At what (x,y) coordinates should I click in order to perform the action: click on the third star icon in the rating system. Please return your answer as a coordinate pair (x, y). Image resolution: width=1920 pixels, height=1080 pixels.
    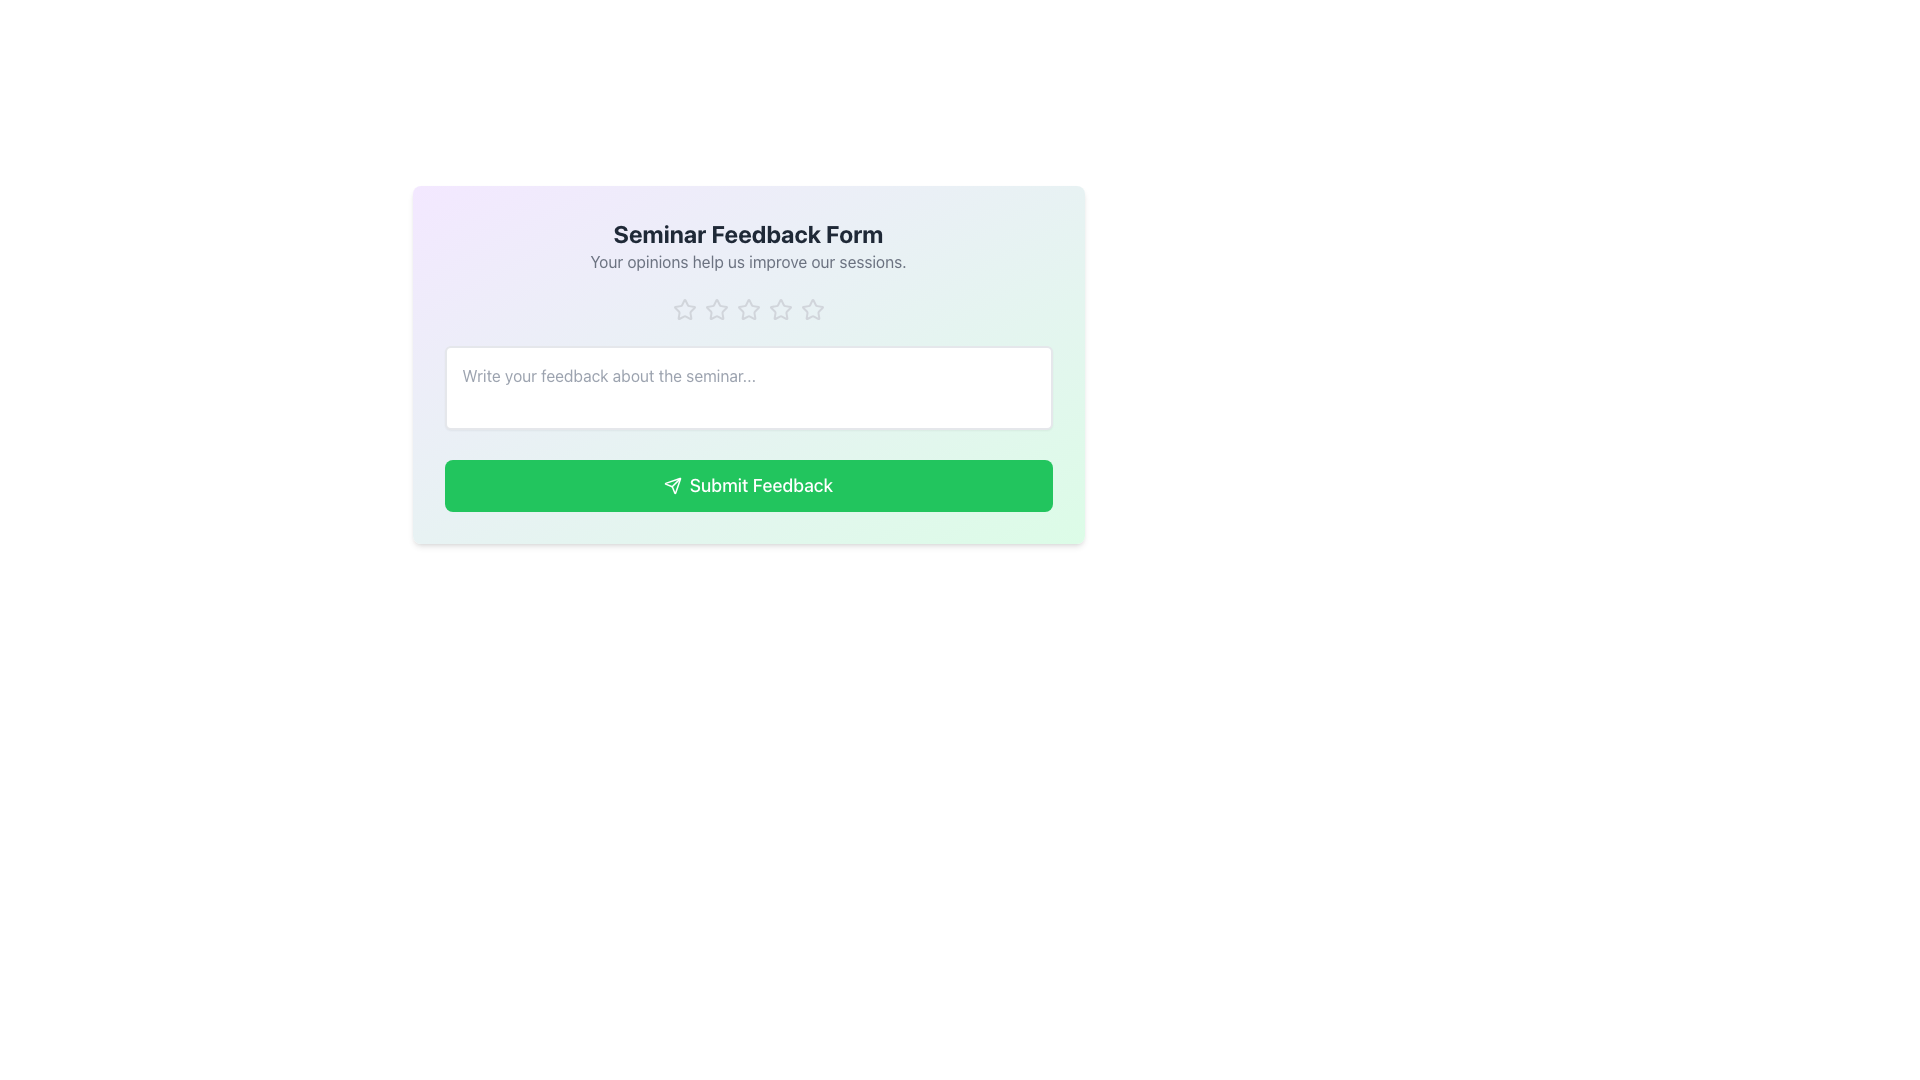
    Looking at the image, I should click on (778, 308).